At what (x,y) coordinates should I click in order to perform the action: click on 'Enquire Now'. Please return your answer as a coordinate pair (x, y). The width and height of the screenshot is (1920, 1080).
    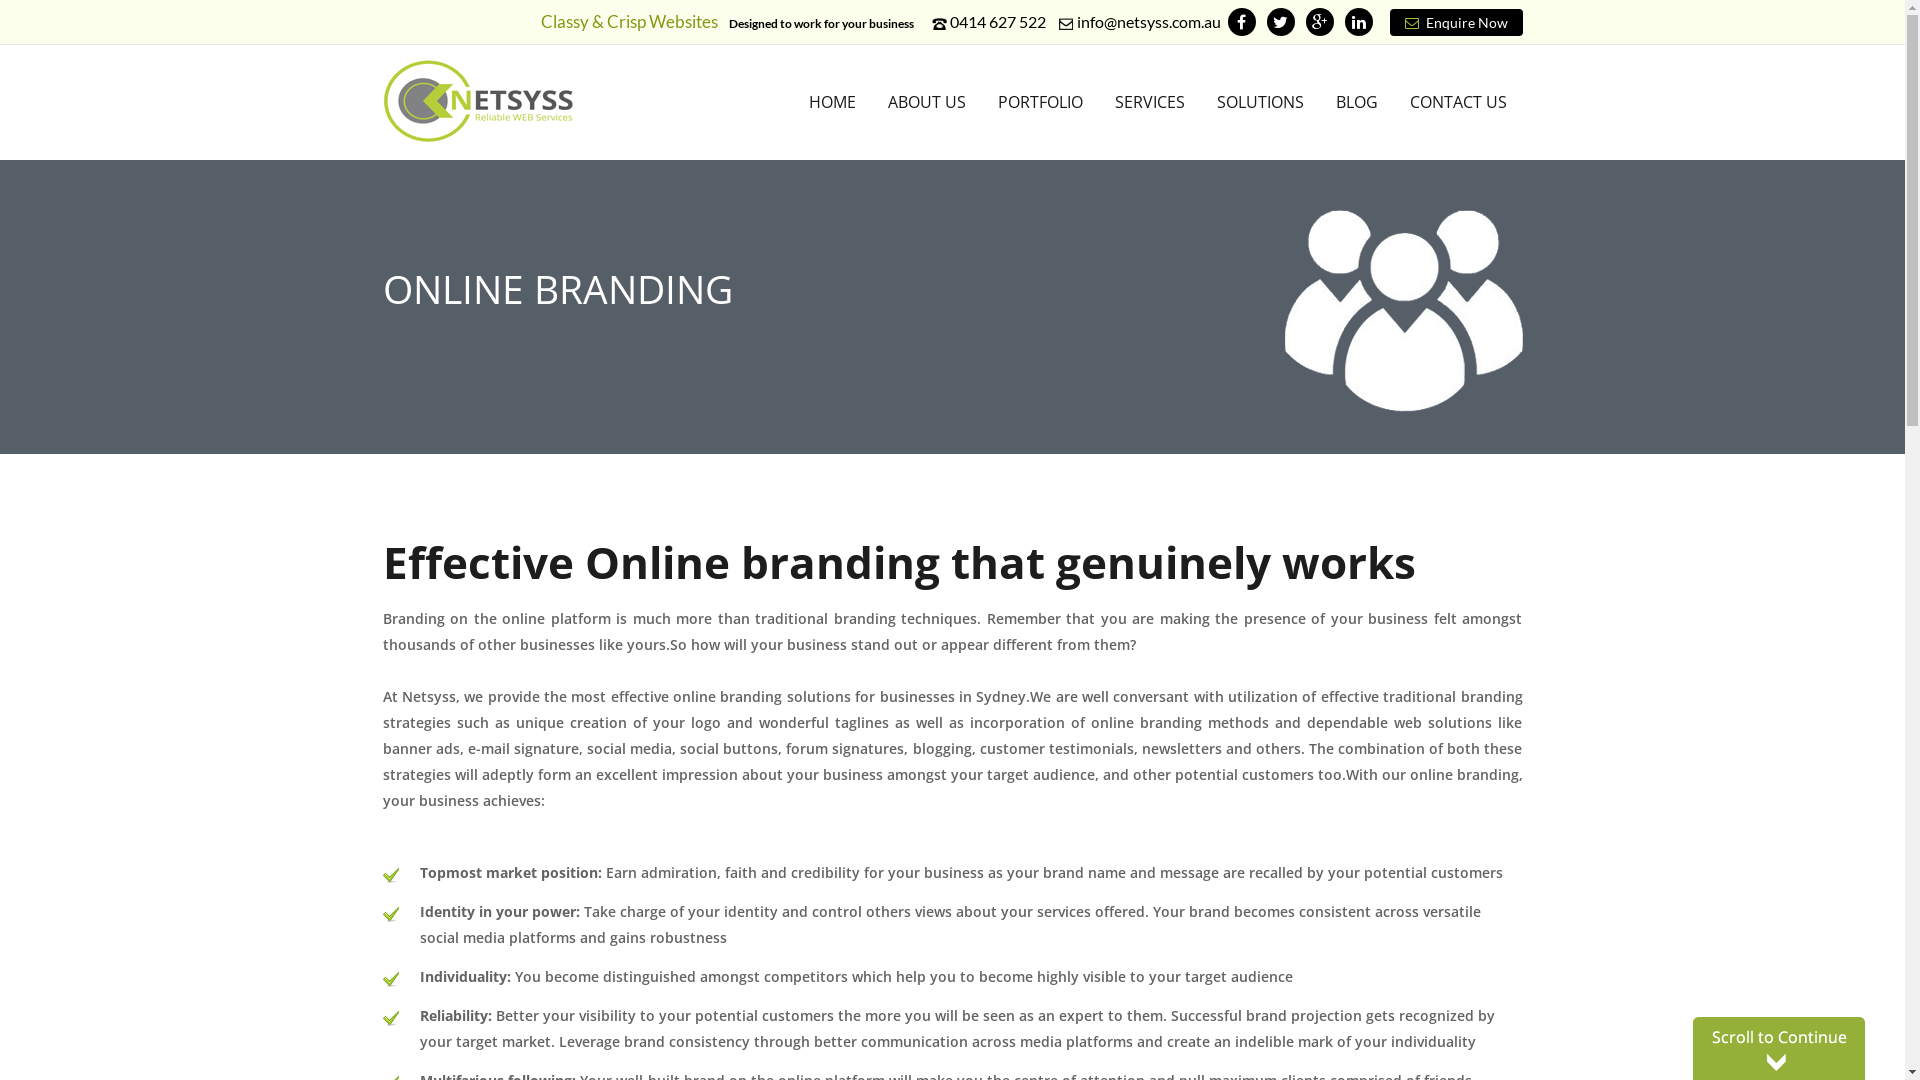
    Looking at the image, I should click on (1456, 22).